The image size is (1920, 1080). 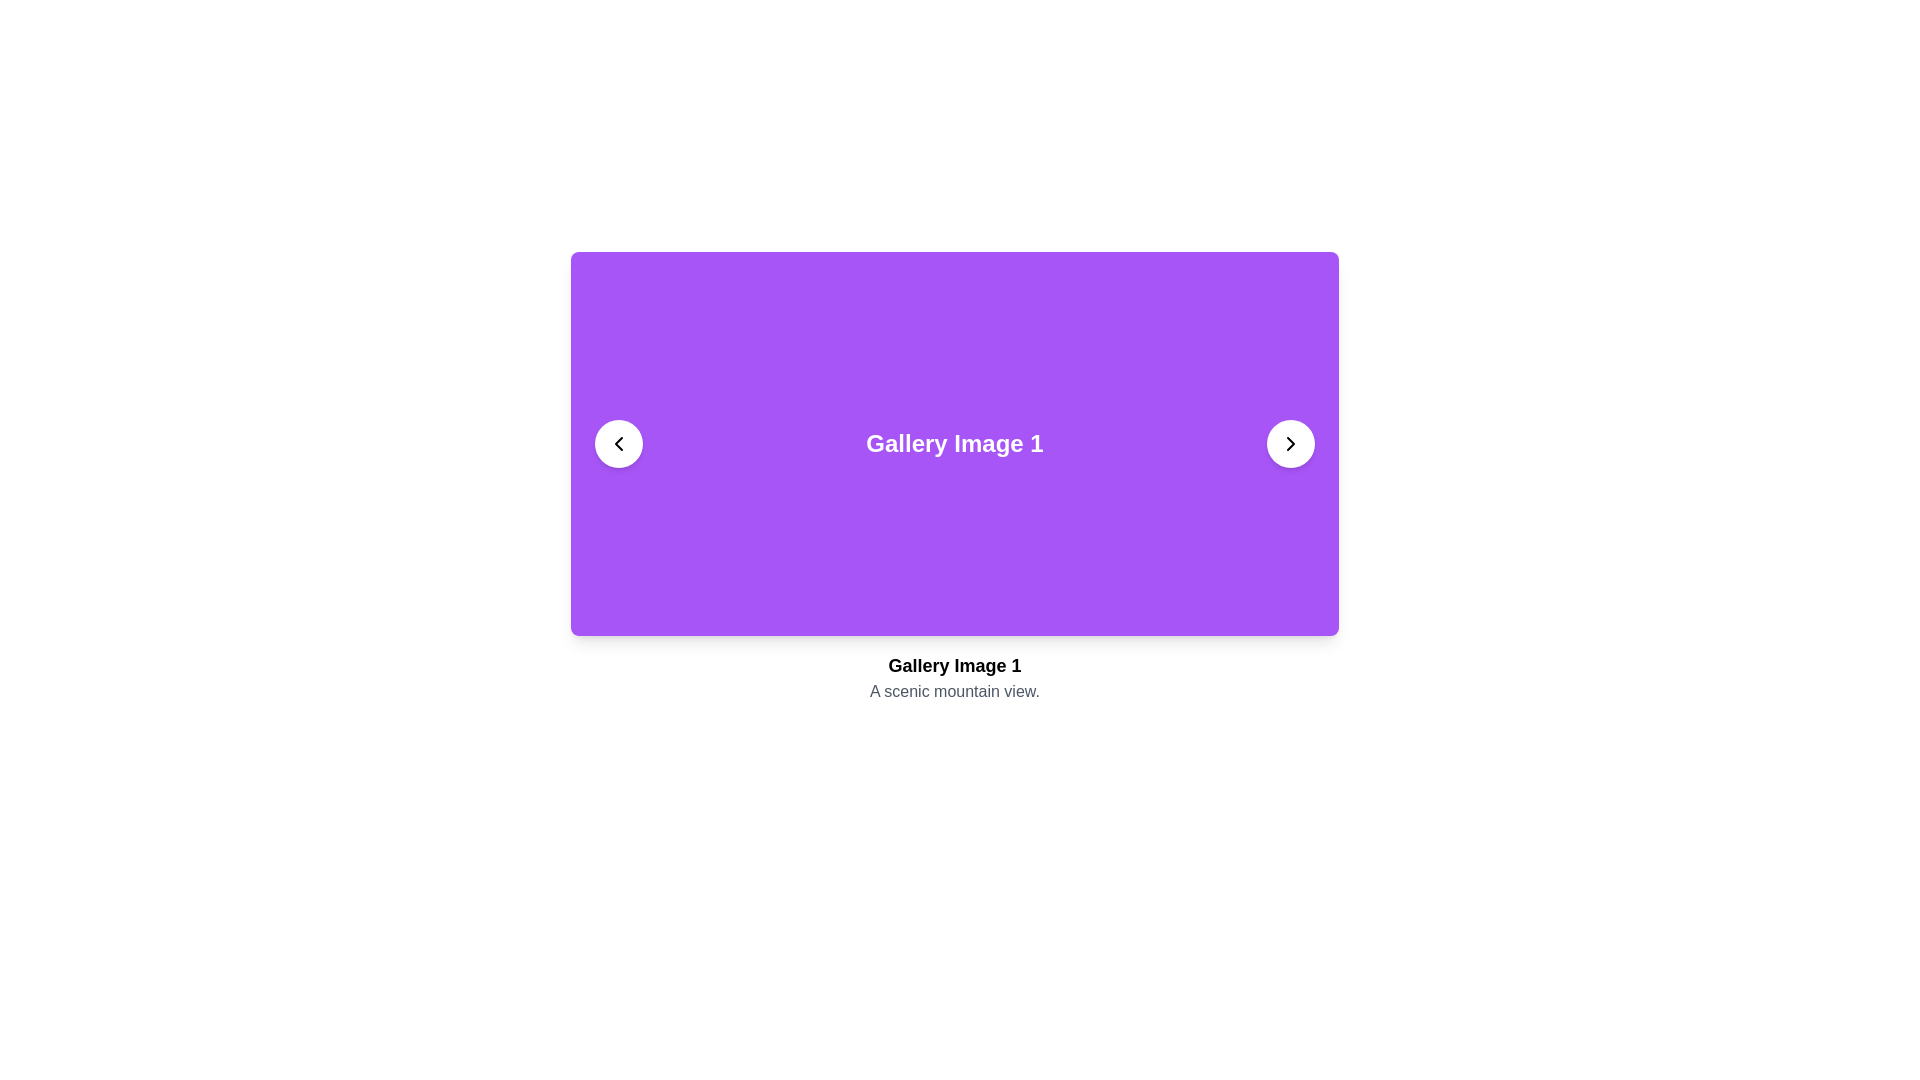 I want to click on the circular button with a black right-chevron icon located, so click(x=1291, y=442).